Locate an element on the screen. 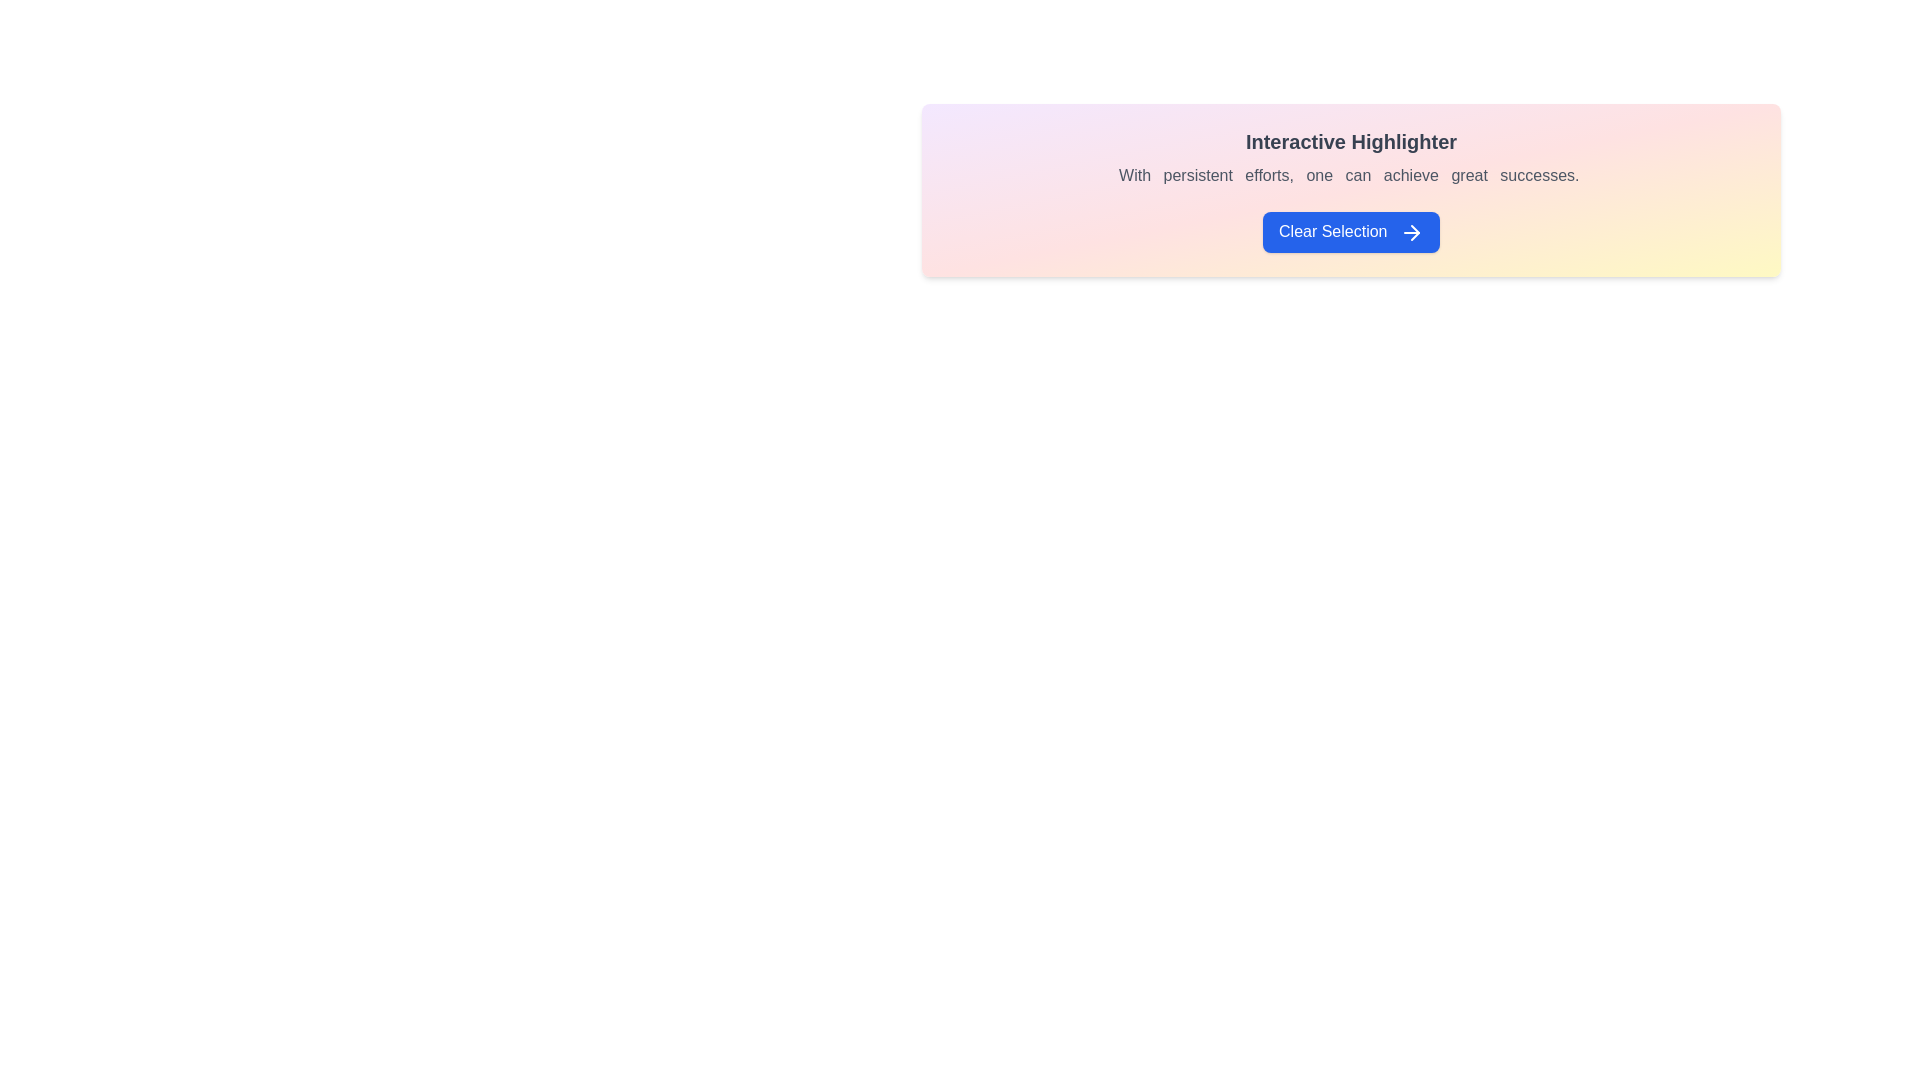 The height and width of the screenshot is (1080, 1920). the text element displaying the word 'With', which is styled with a rounded background and is the first word in the sentence 'With persistent efforts, one can achieve great successes.' is located at coordinates (1137, 174).